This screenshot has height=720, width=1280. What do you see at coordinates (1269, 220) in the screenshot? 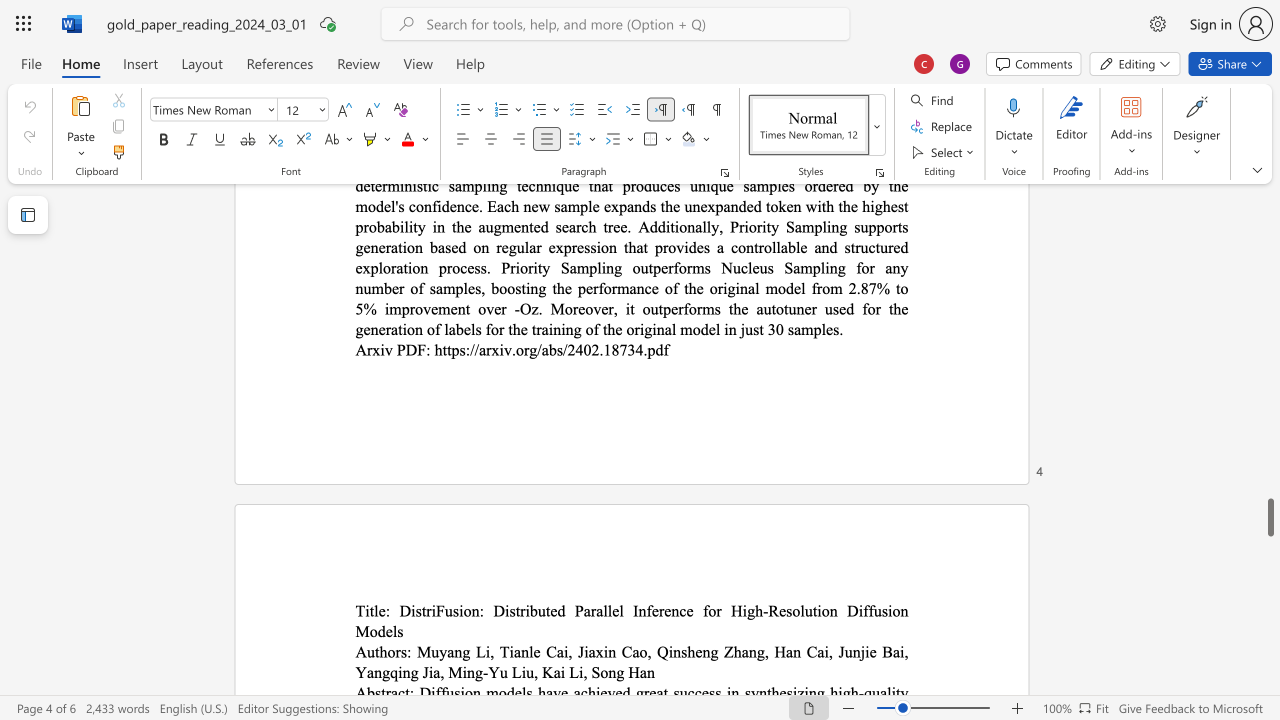
I see `the scrollbar to scroll upward` at bounding box center [1269, 220].